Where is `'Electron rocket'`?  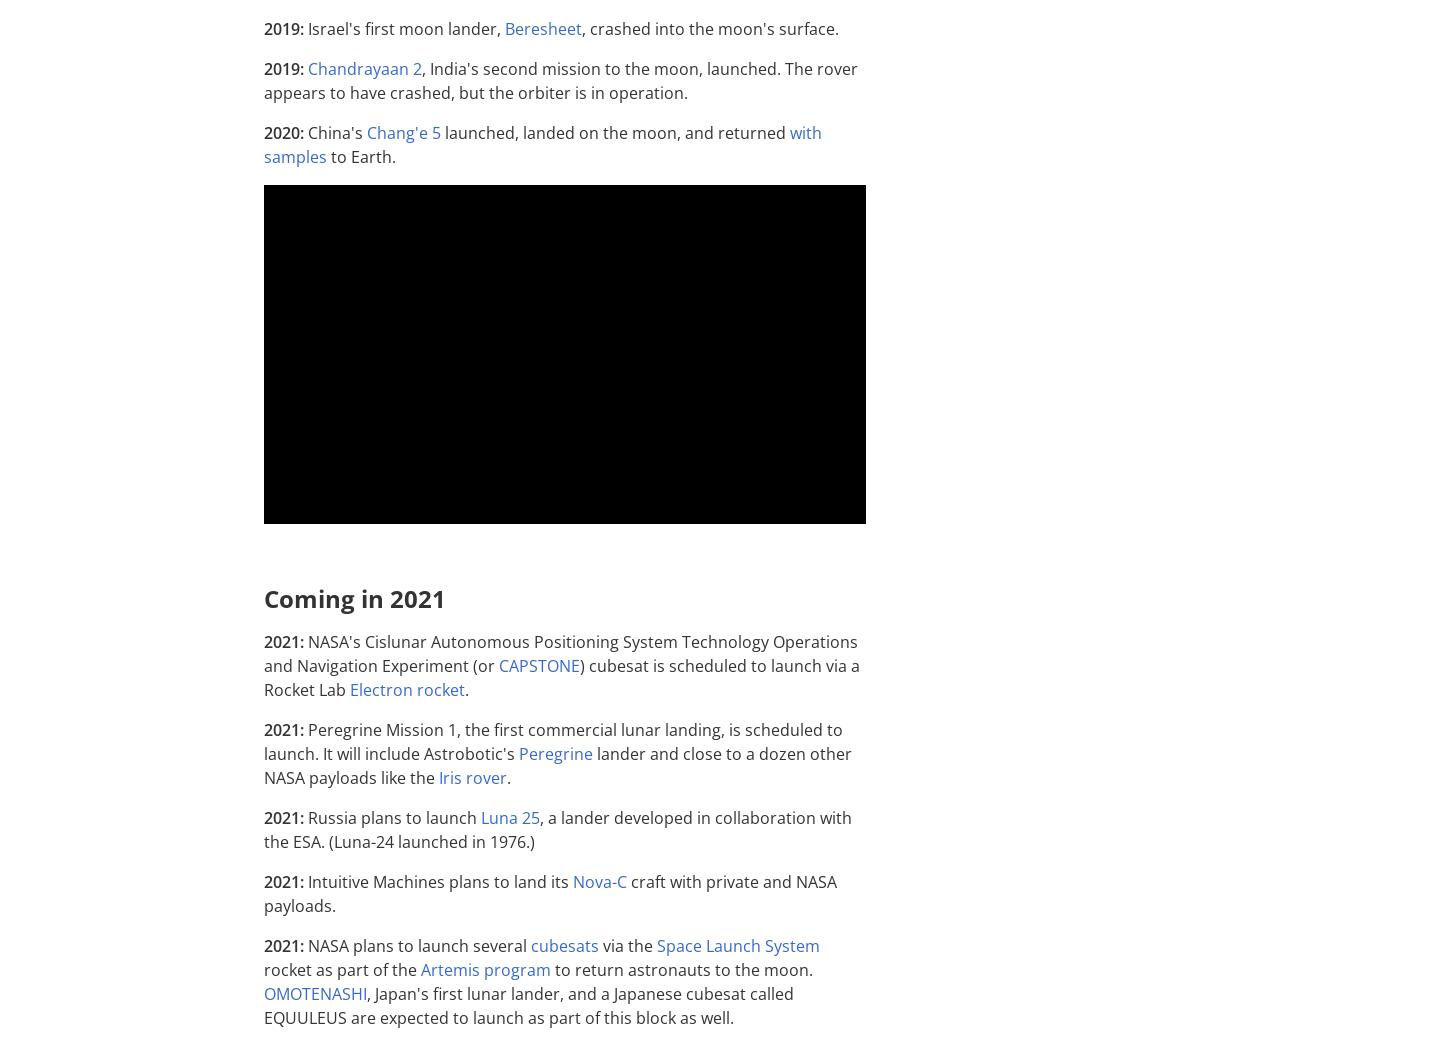
'Electron rocket' is located at coordinates (406, 688).